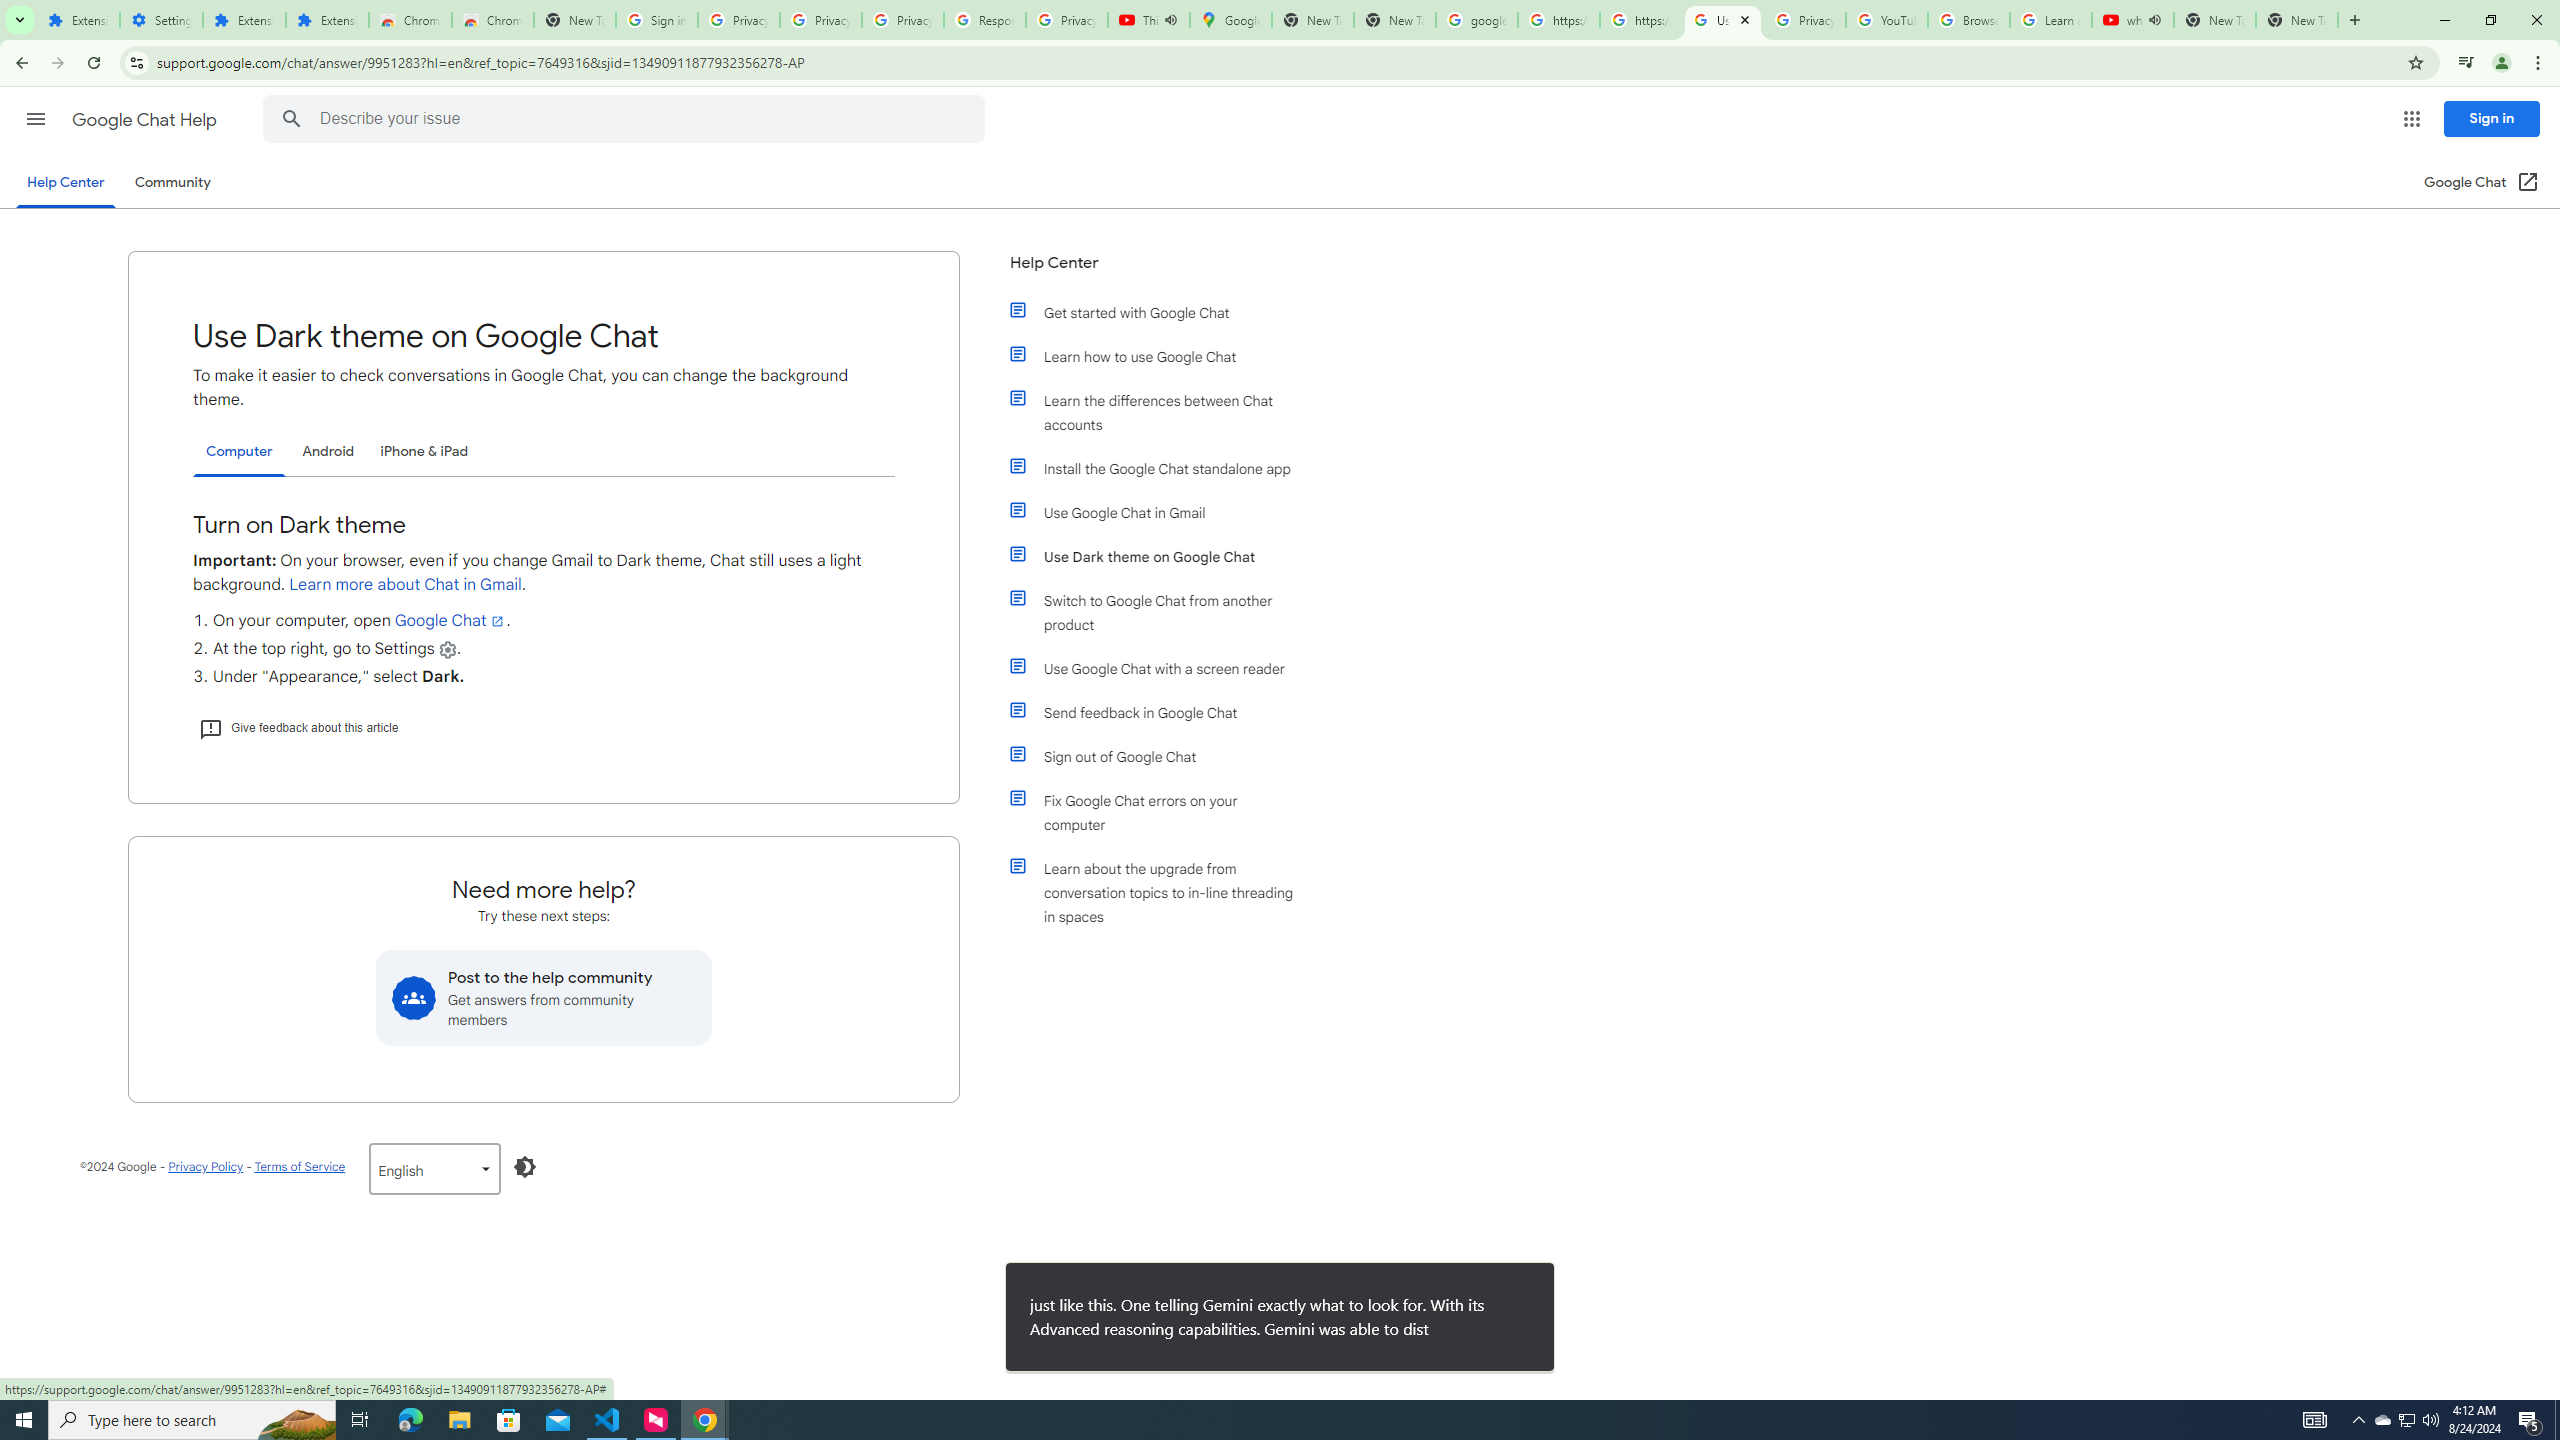 The height and width of the screenshot is (1440, 2560). Describe the element at coordinates (1639, 19) in the screenshot. I see `'https://scholar.google.com/'` at that location.